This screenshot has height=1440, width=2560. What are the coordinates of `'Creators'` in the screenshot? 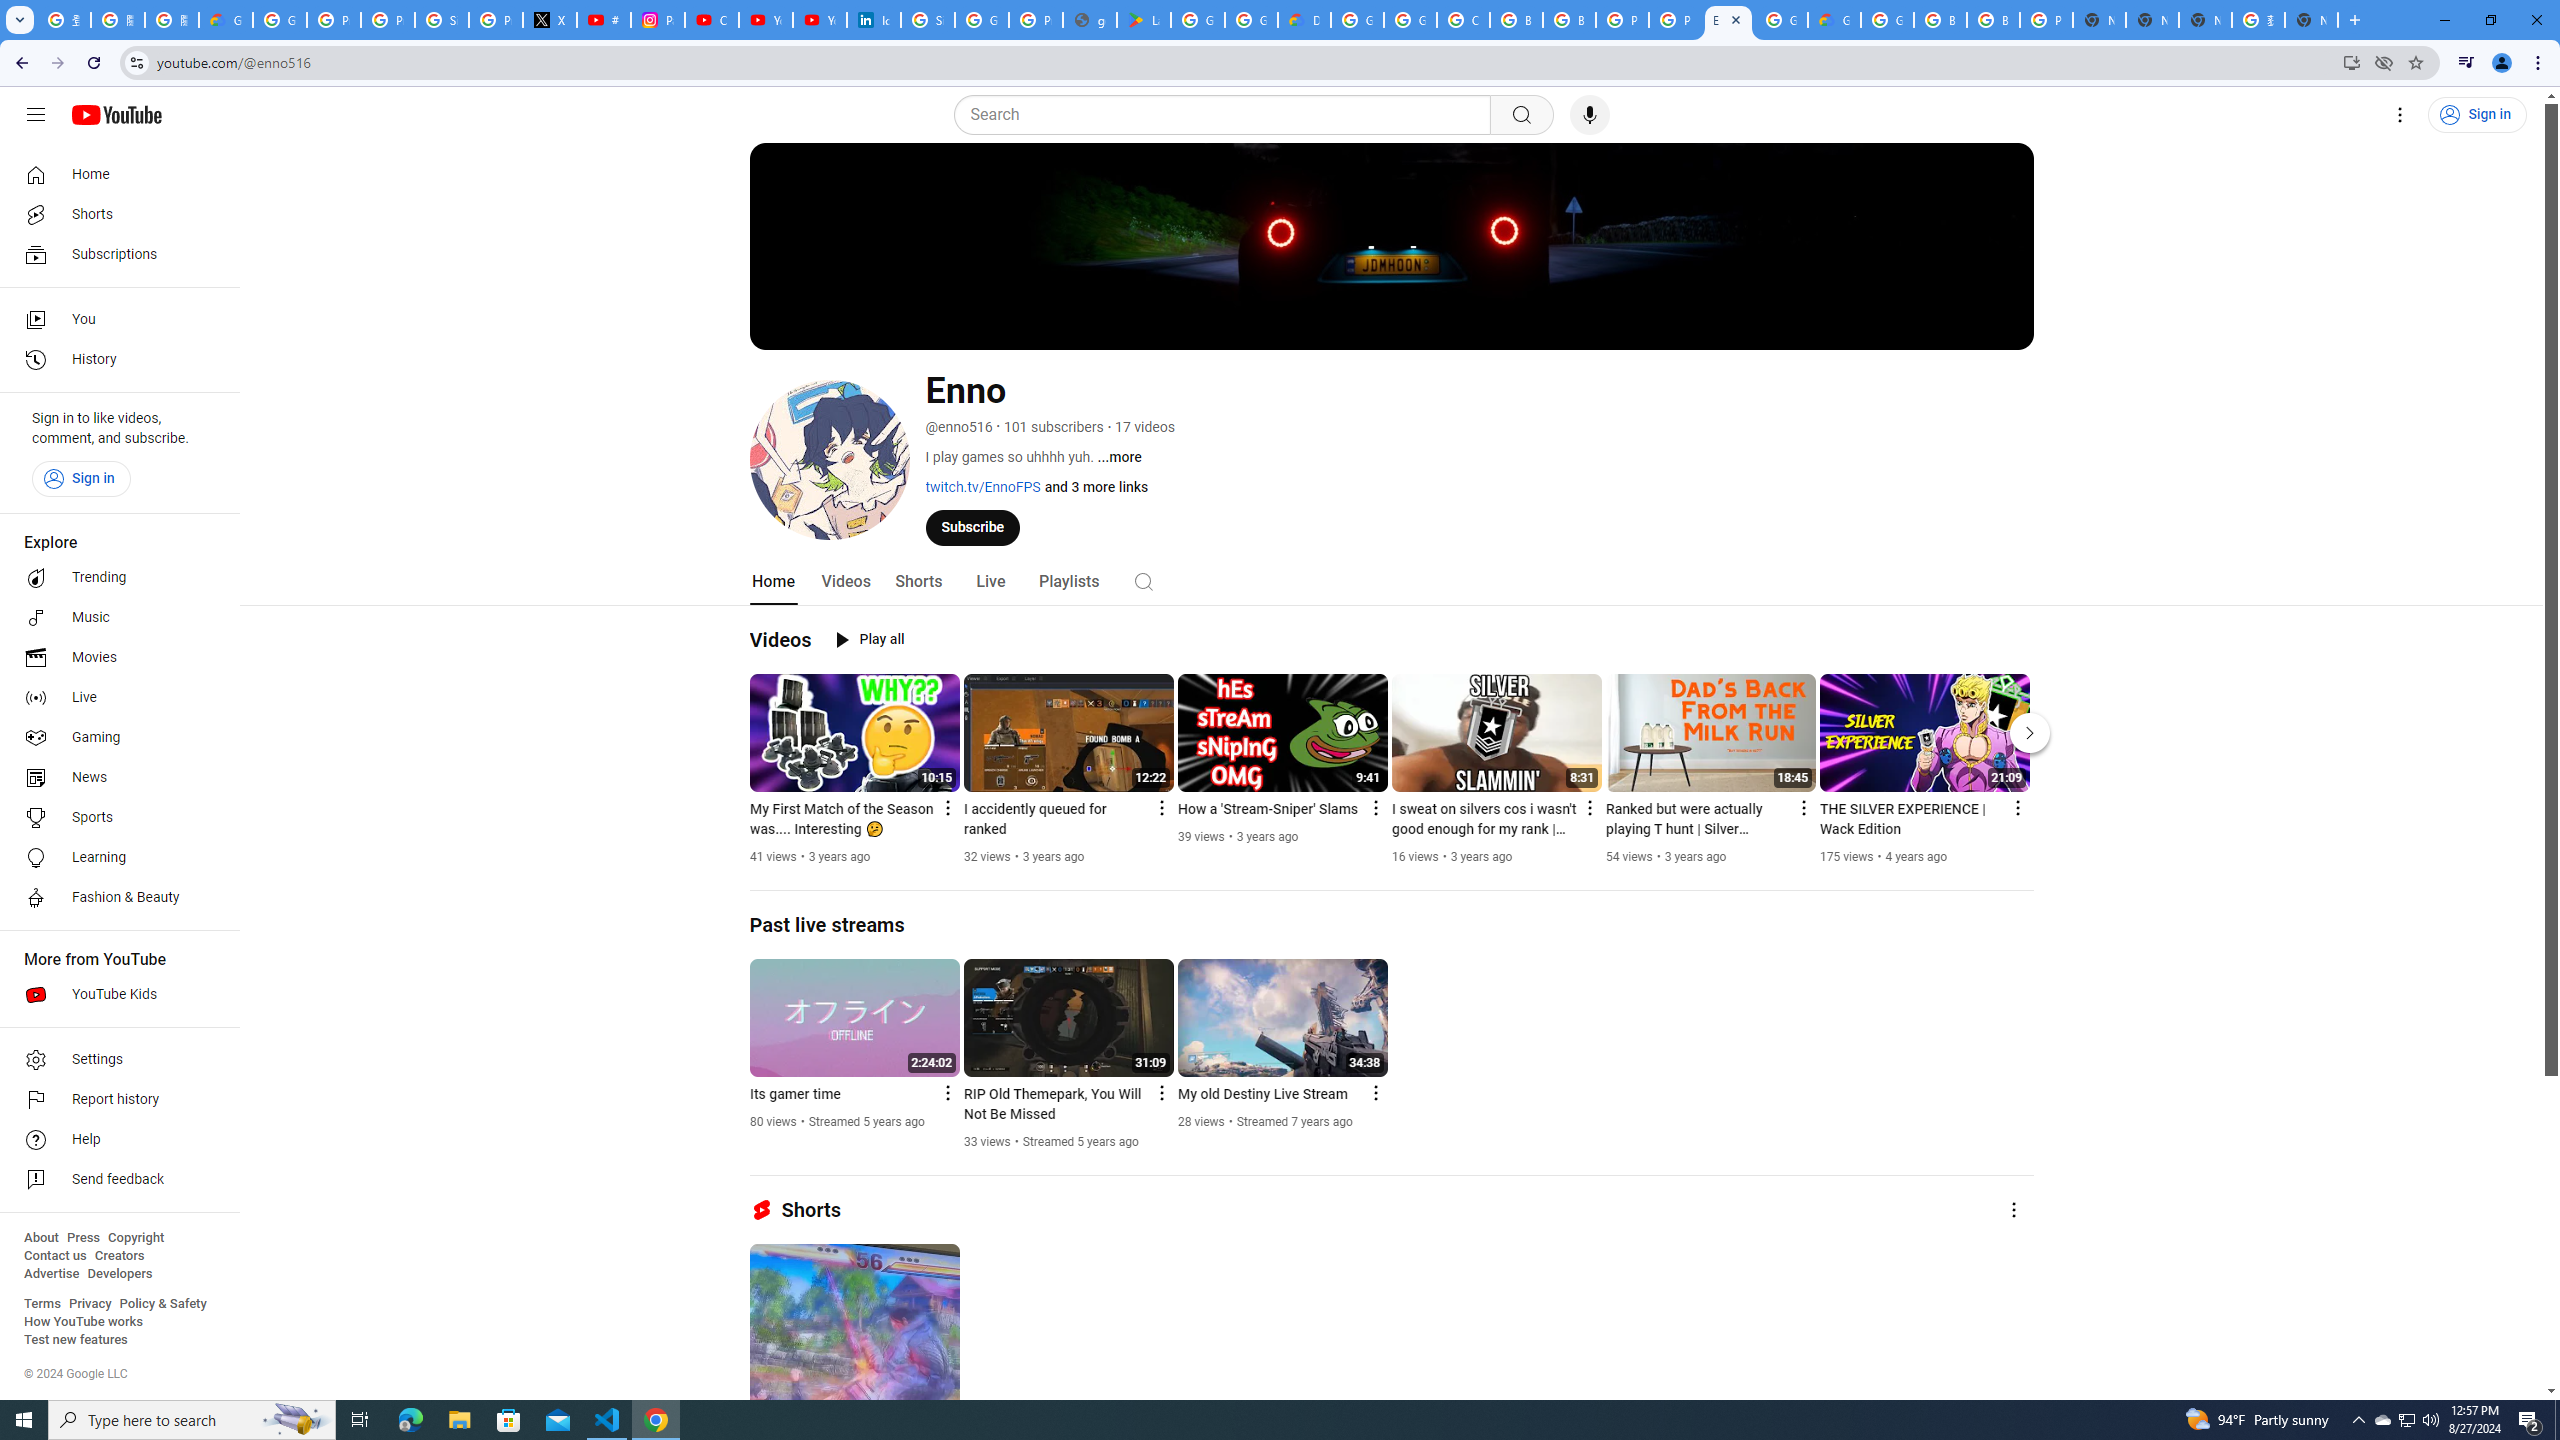 It's located at (119, 1255).